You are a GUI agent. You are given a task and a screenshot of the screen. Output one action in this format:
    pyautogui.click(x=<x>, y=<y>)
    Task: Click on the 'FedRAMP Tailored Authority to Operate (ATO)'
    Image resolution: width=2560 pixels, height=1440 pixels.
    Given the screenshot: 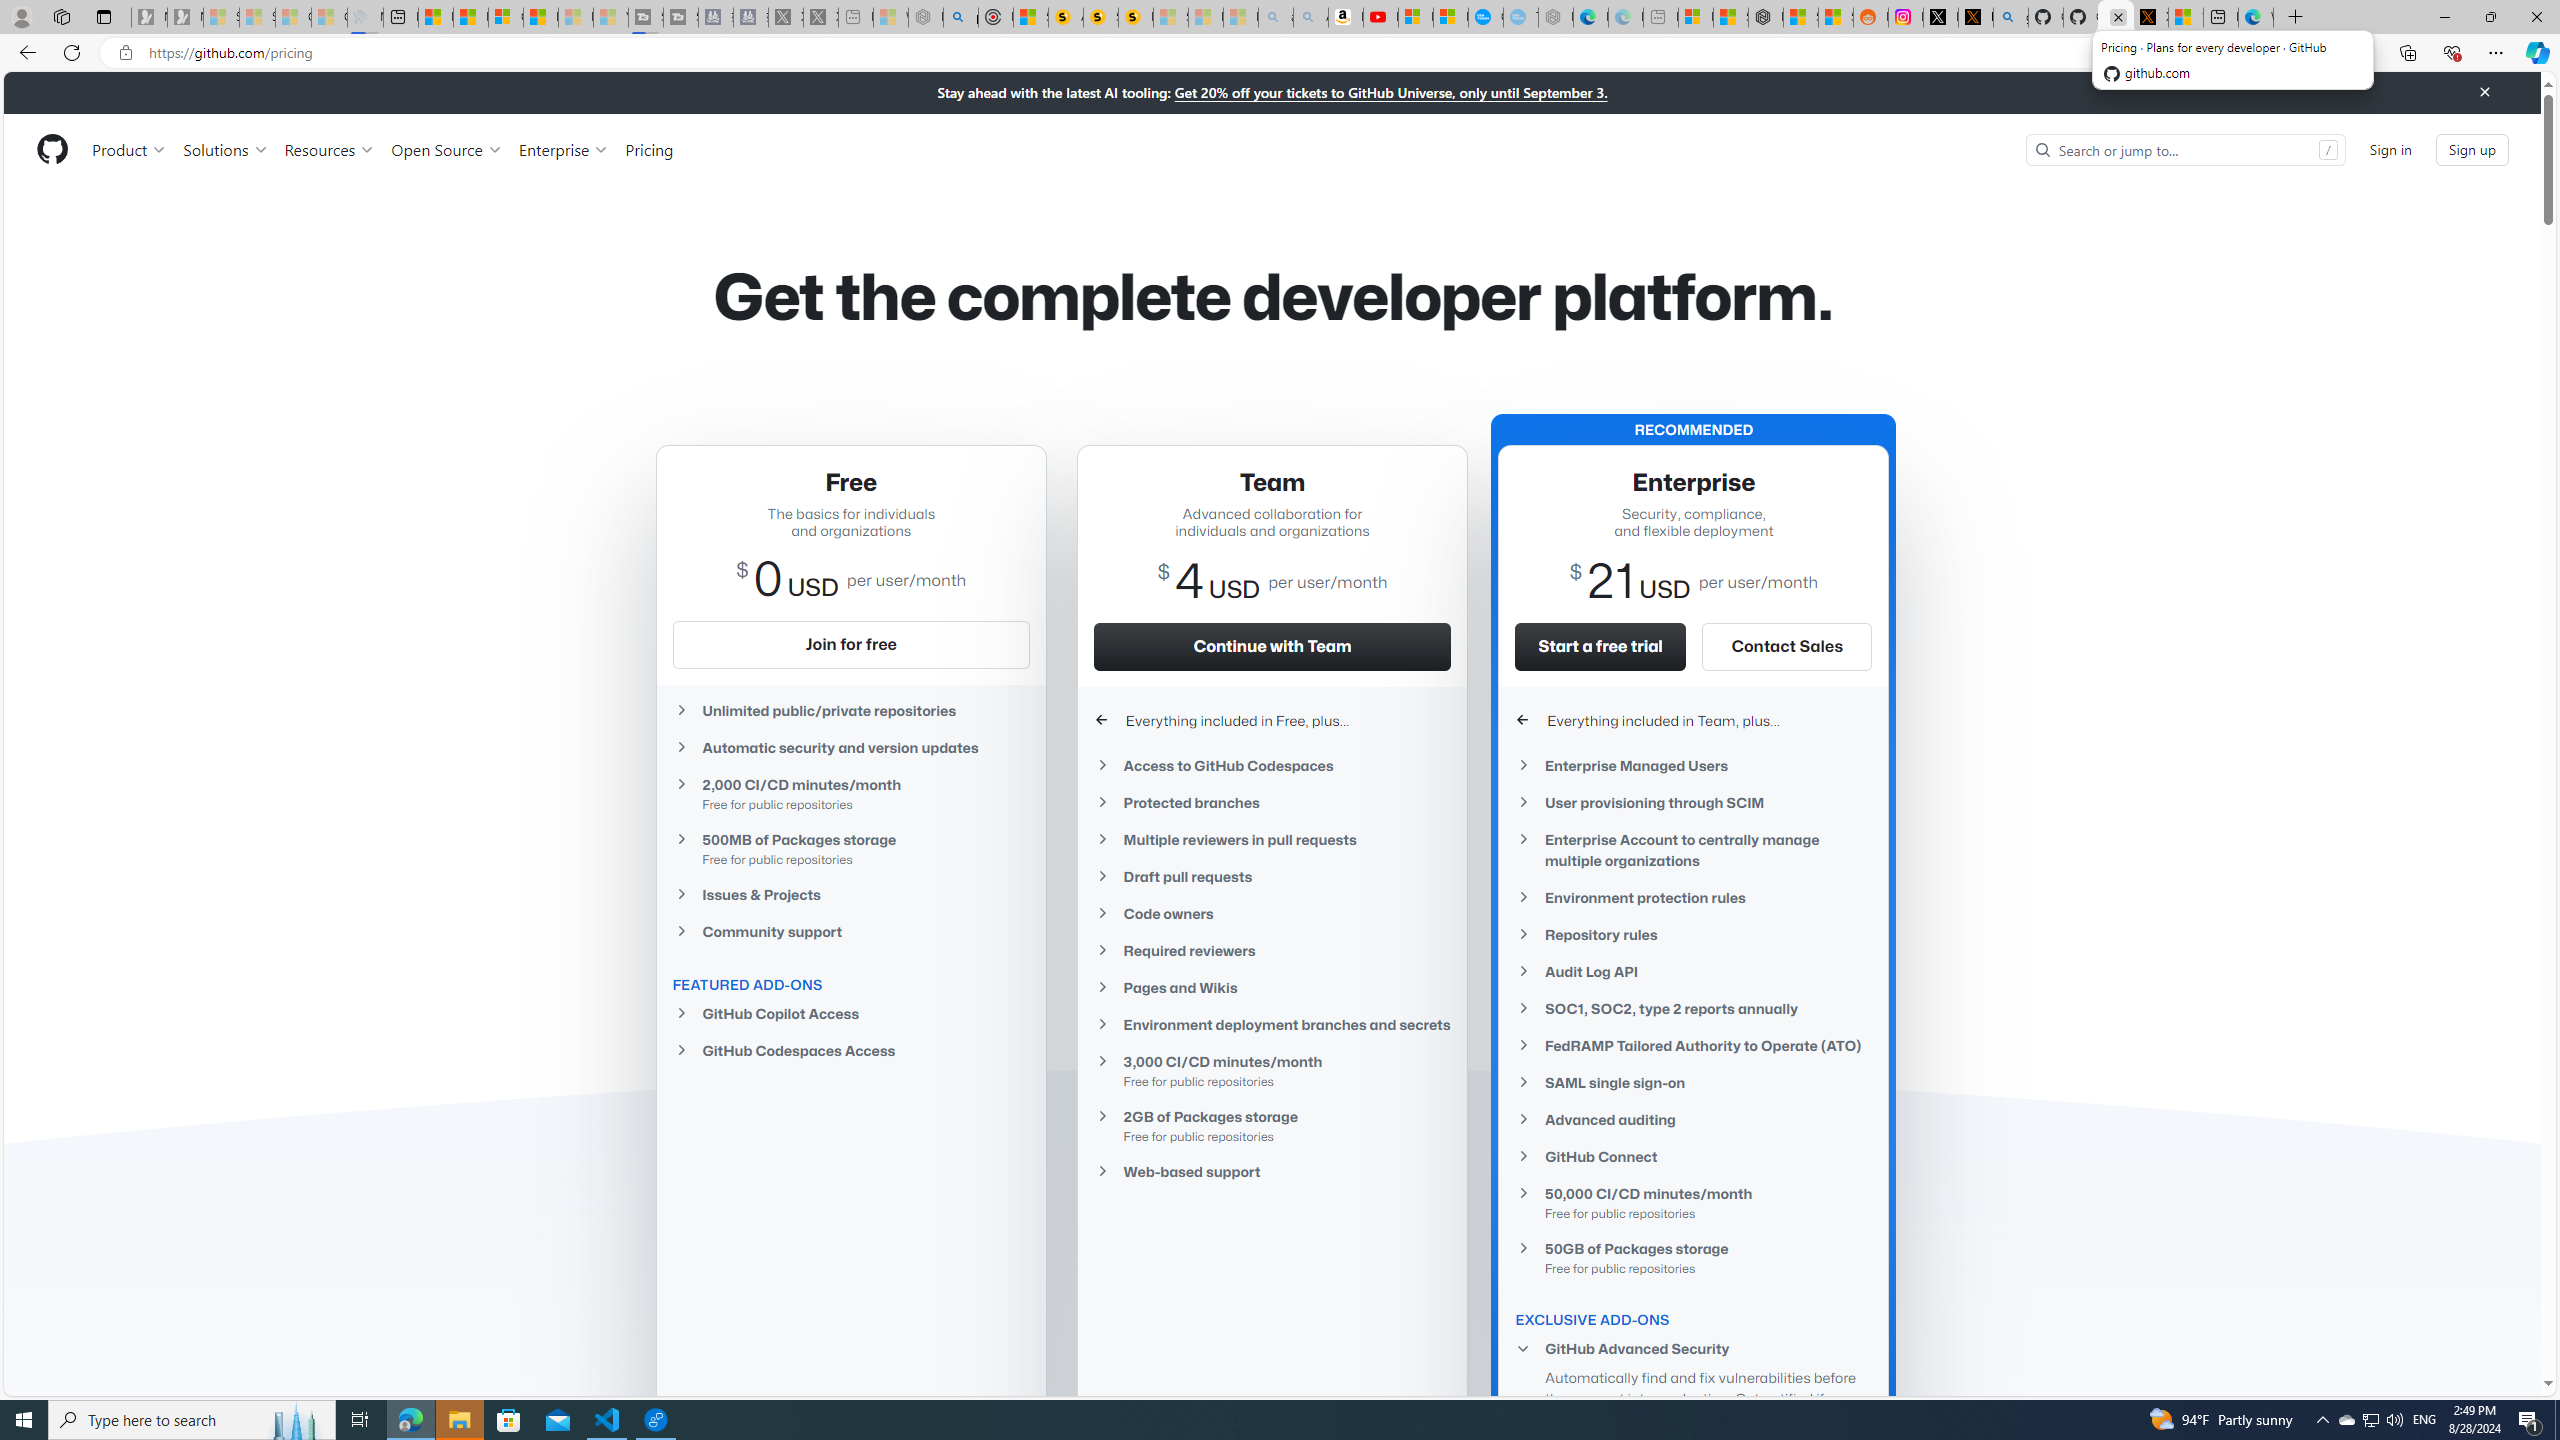 What is the action you would take?
    pyautogui.click(x=1693, y=1045)
    